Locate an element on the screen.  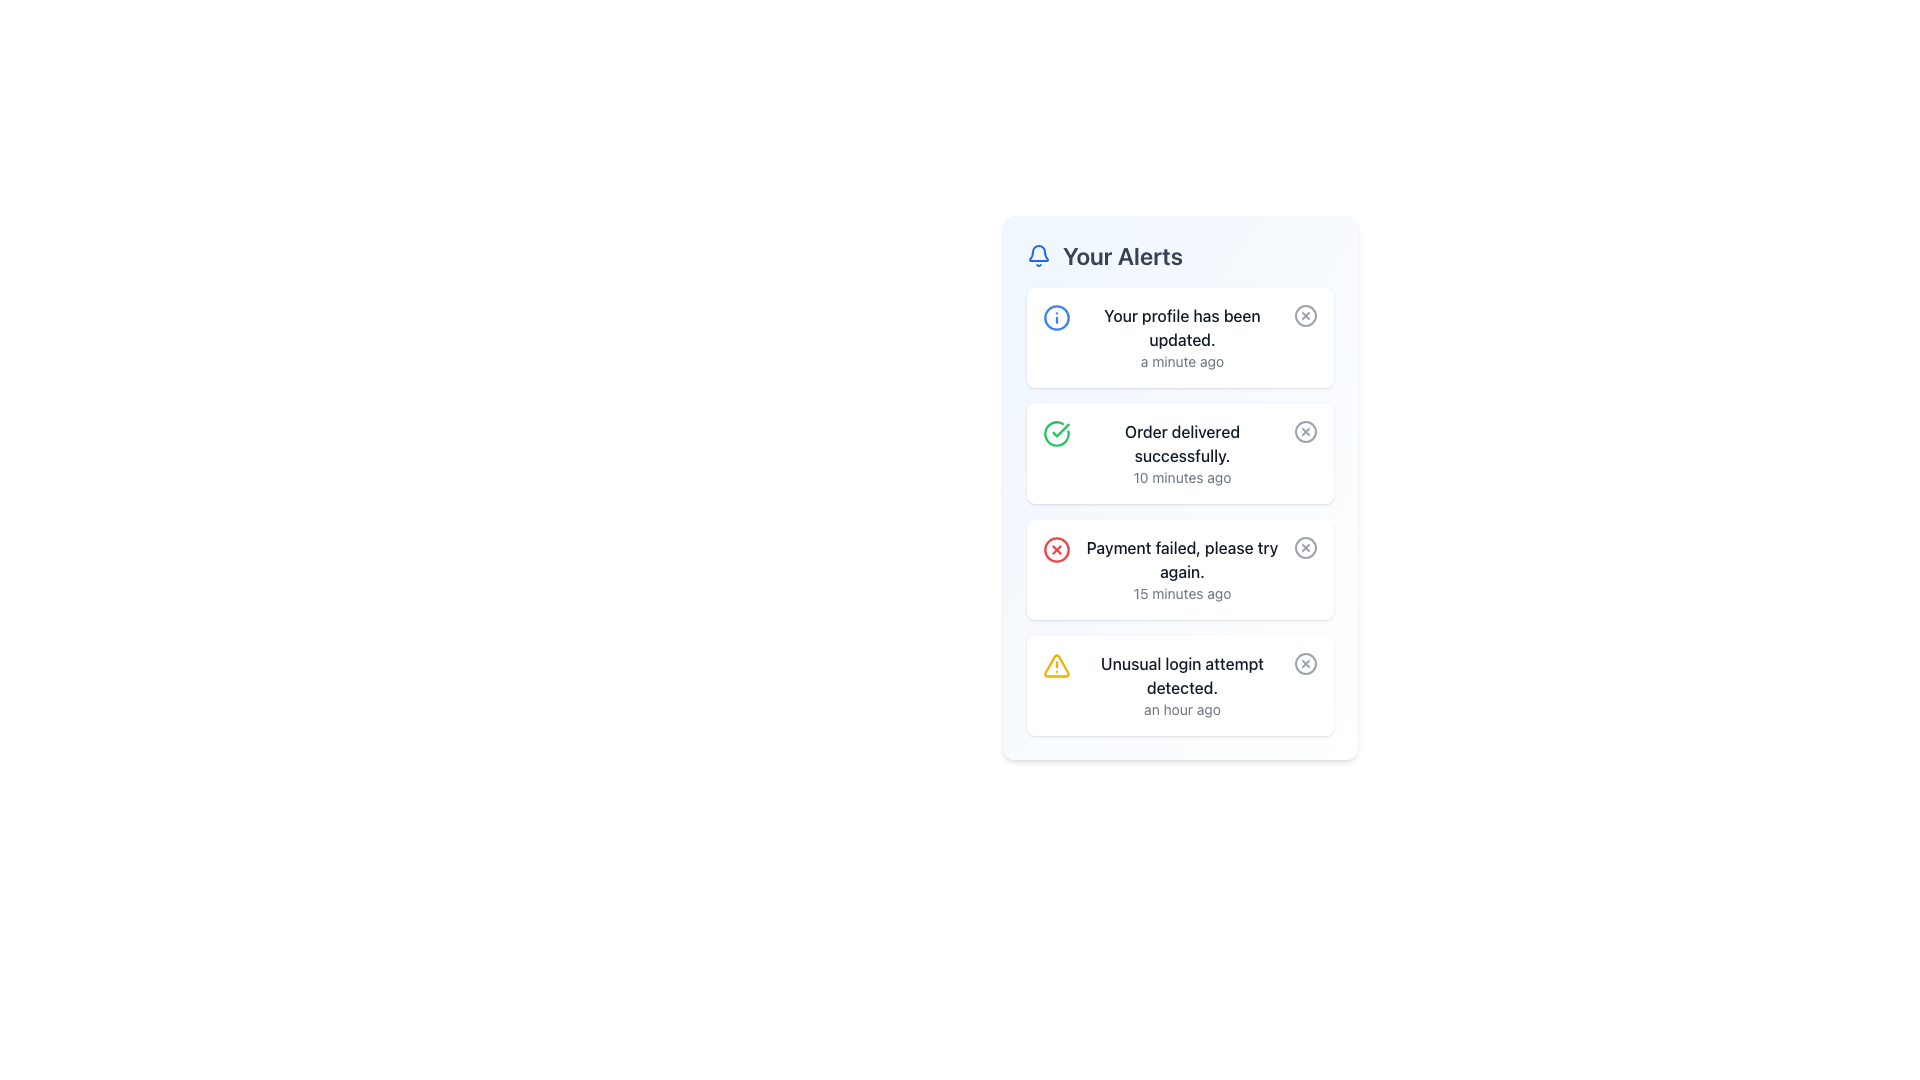
the circular icon with a blue border and an inner blue 'i' symbol located in the first alert box of the 'Your Alerts' section, to the left of the text 'Your profile has been updated.' is located at coordinates (1055, 316).